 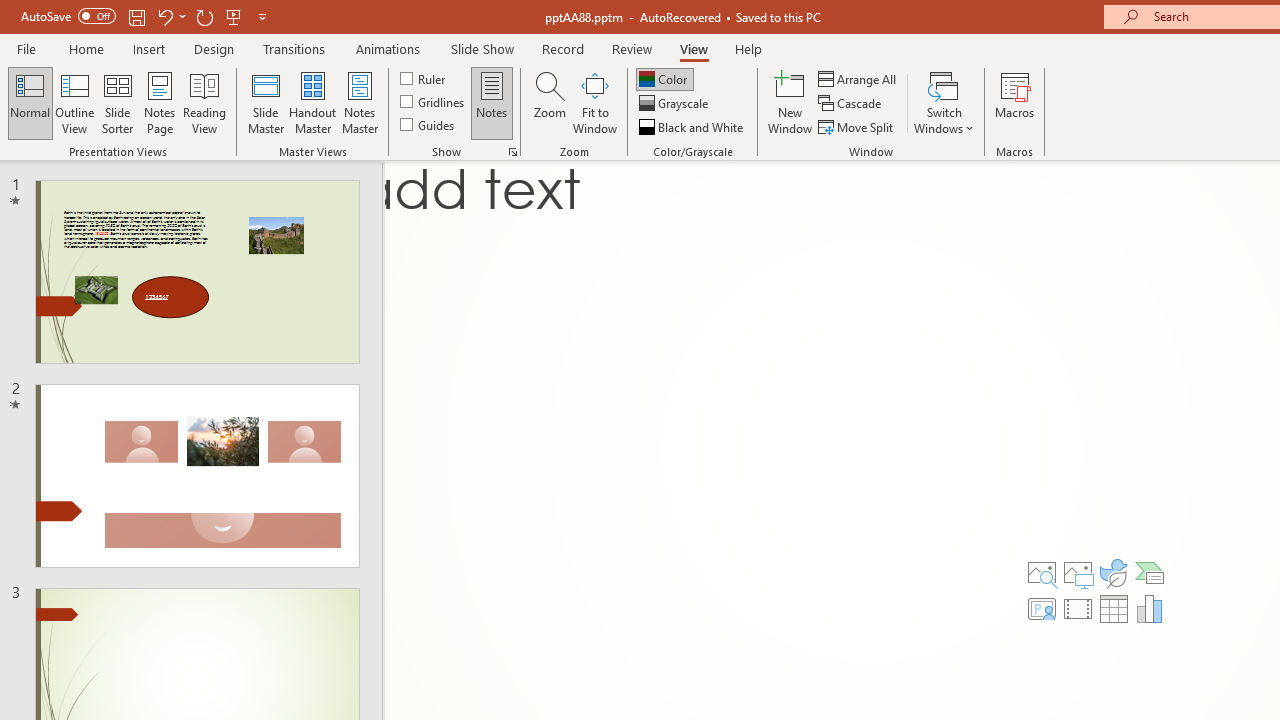 What do you see at coordinates (1041, 573) in the screenshot?
I see `'Stock Images'` at bounding box center [1041, 573].